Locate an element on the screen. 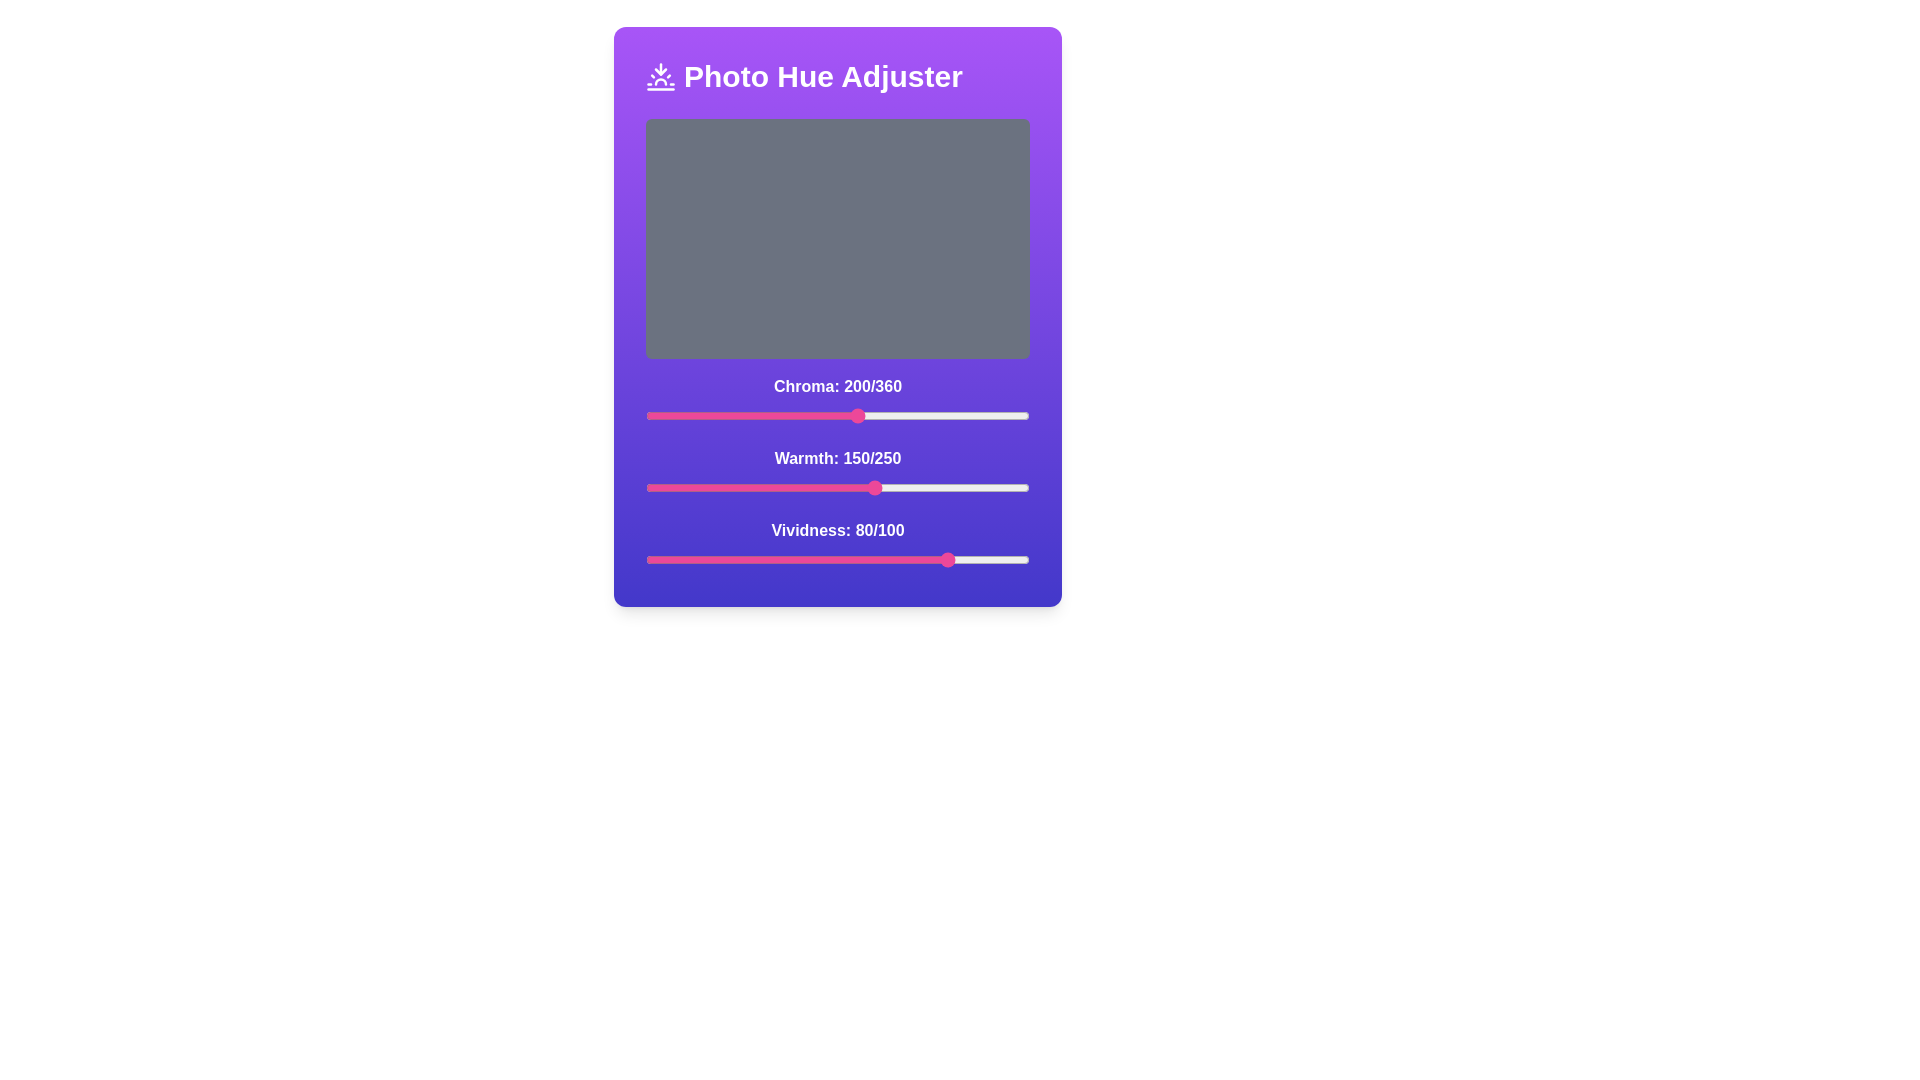 This screenshot has height=1080, width=1920. the warmth slider to 95 value is located at coordinates (791, 488).